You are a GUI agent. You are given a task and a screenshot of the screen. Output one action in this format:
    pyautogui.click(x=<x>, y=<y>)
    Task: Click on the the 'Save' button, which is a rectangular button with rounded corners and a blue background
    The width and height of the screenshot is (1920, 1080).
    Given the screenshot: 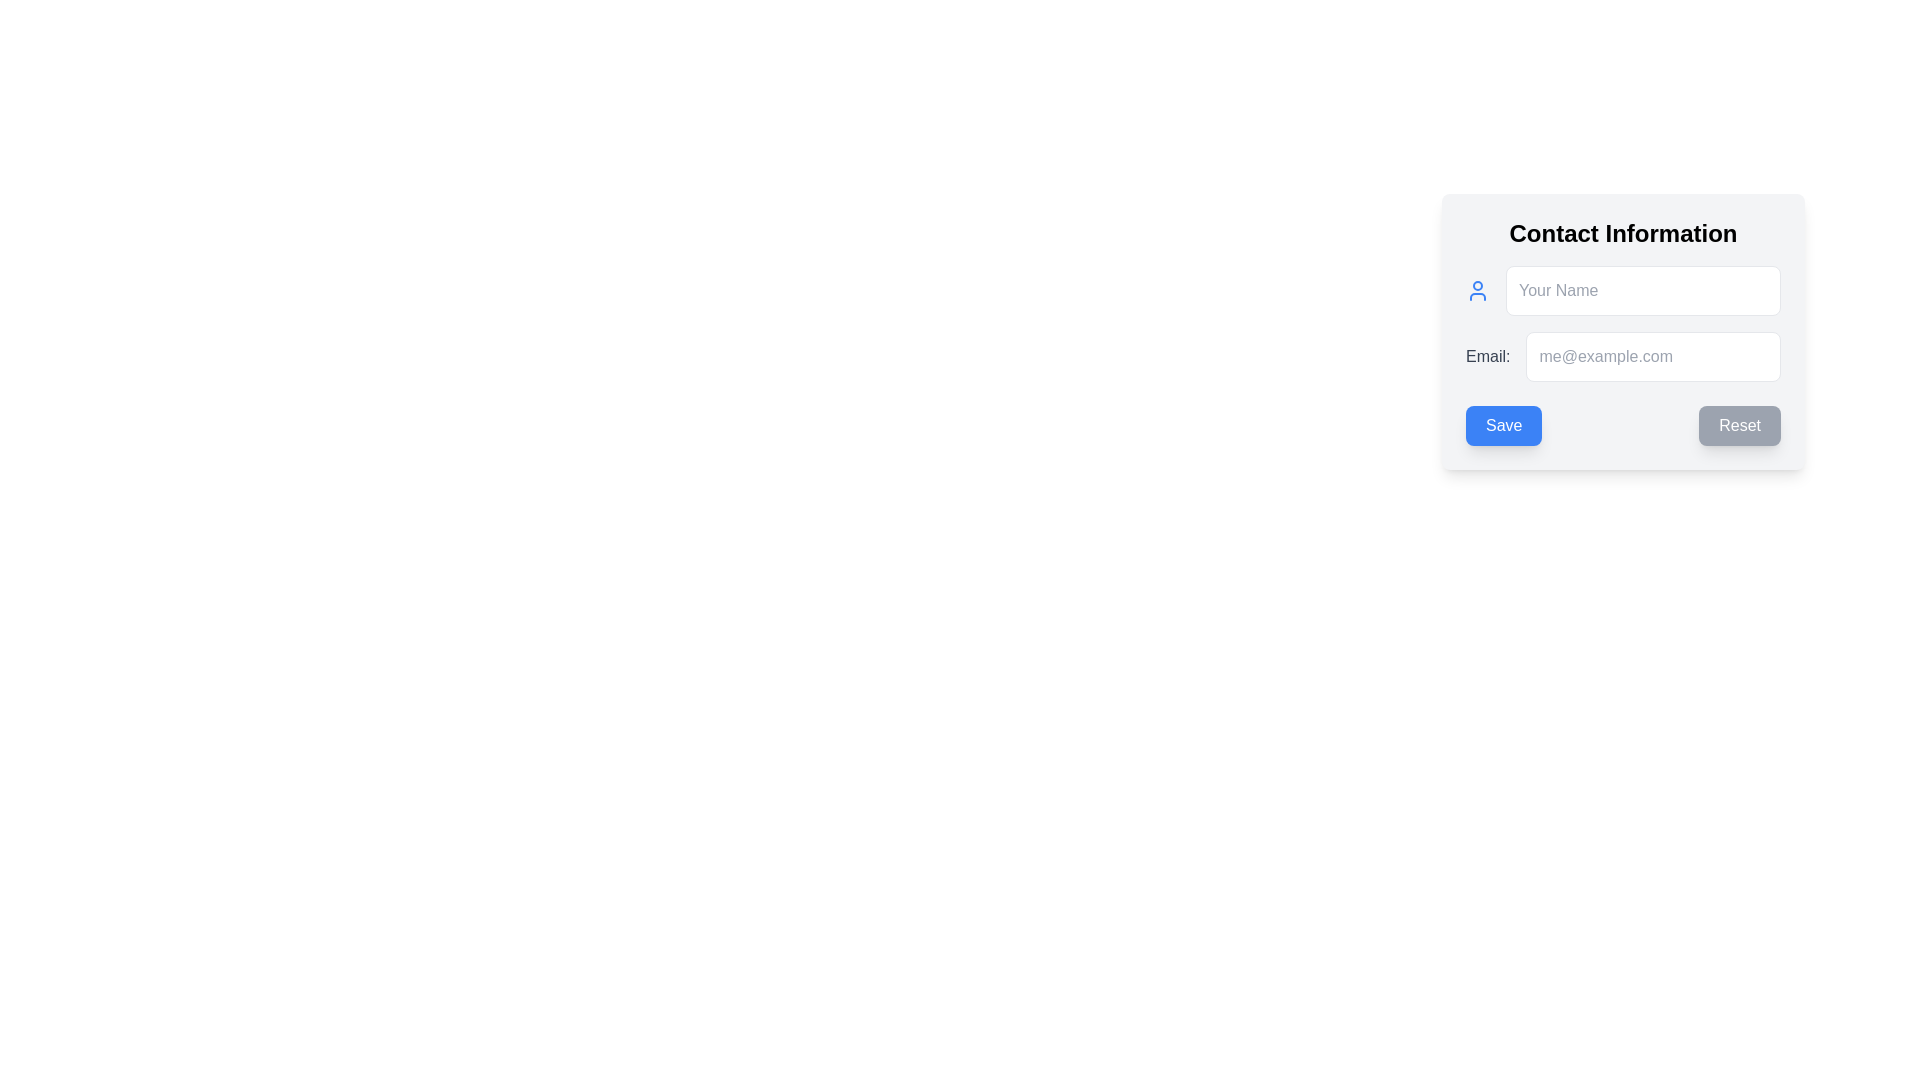 What is the action you would take?
    pyautogui.click(x=1504, y=424)
    